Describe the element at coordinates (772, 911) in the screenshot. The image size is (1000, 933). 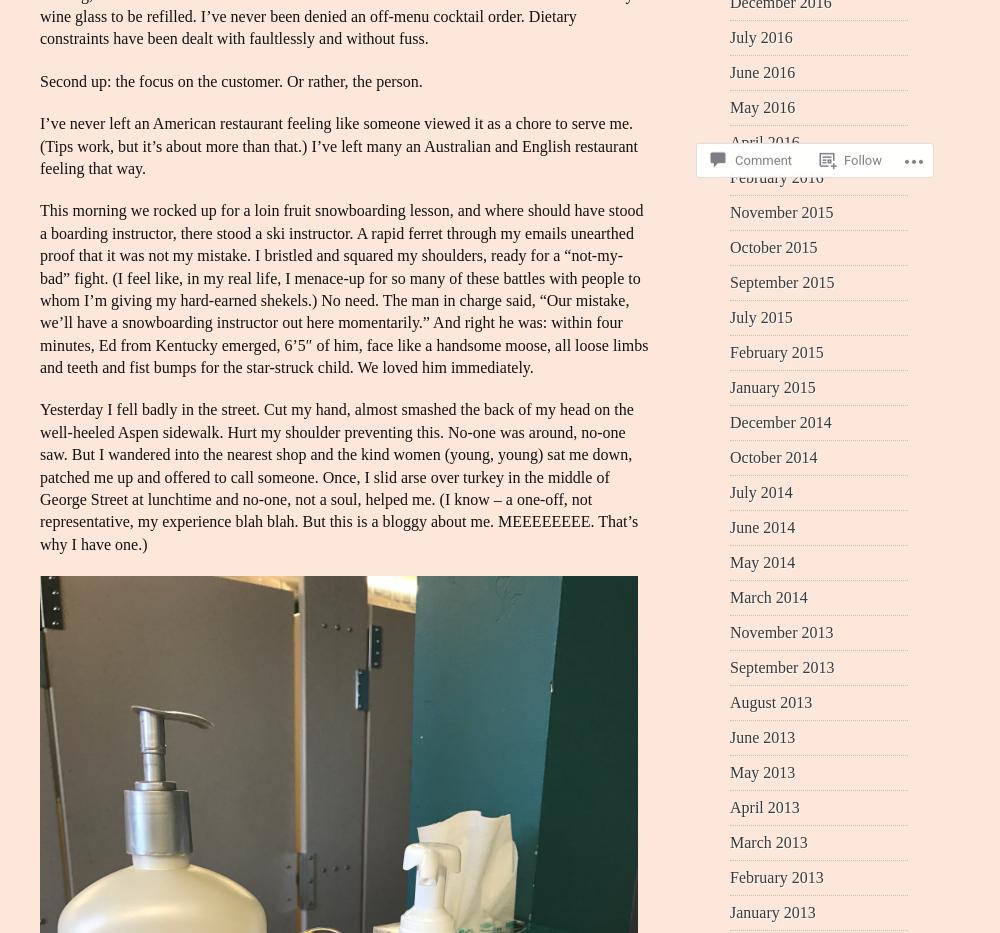
I see `'January 2013'` at that location.